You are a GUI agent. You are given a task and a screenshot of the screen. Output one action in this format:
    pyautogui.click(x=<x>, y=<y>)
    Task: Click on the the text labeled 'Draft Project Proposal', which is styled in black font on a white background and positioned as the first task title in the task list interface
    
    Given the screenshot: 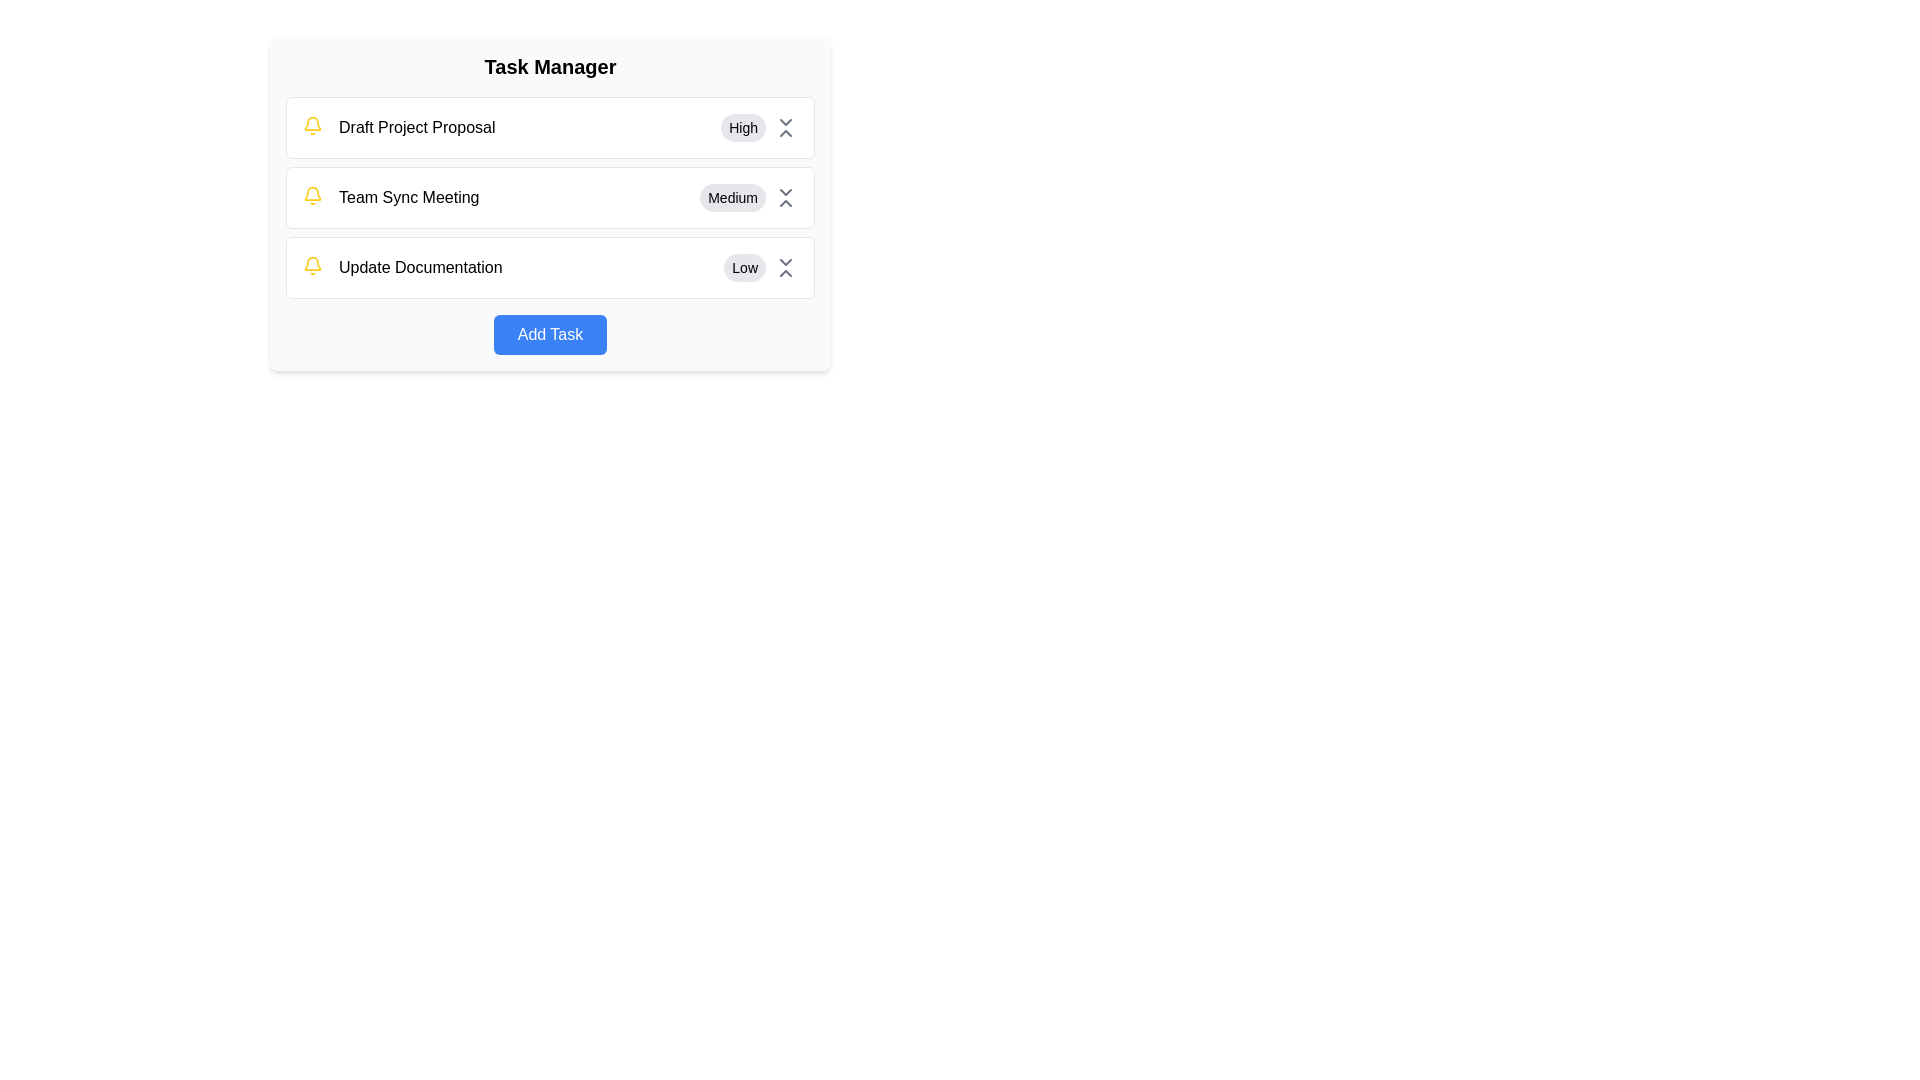 What is the action you would take?
    pyautogui.click(x=416, y=127)
    